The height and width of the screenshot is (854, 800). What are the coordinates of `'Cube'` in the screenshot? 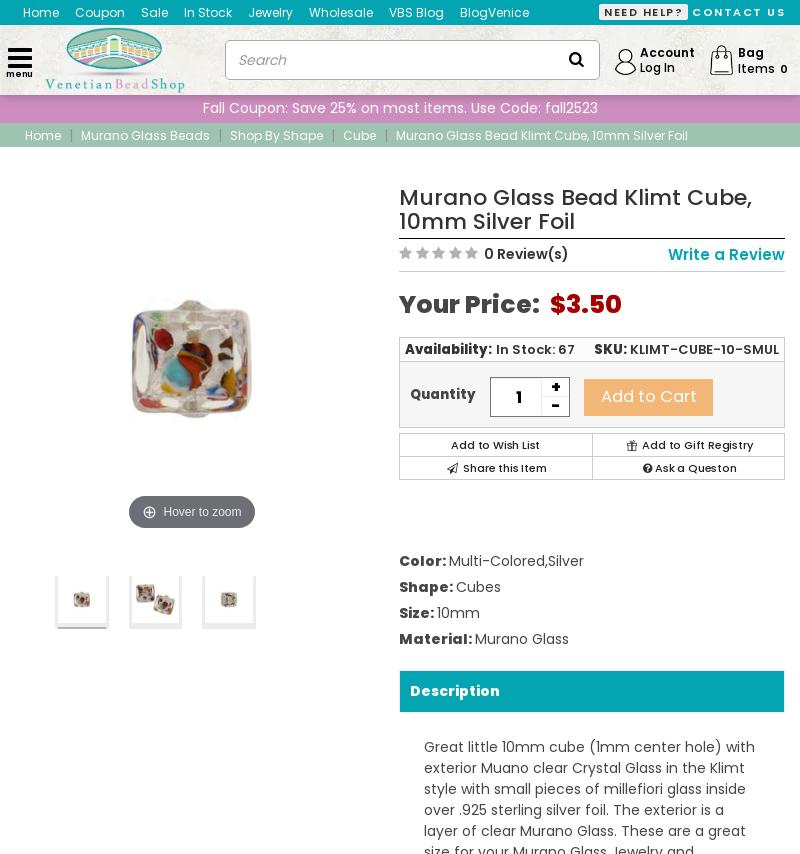 It's located at (343, 133).